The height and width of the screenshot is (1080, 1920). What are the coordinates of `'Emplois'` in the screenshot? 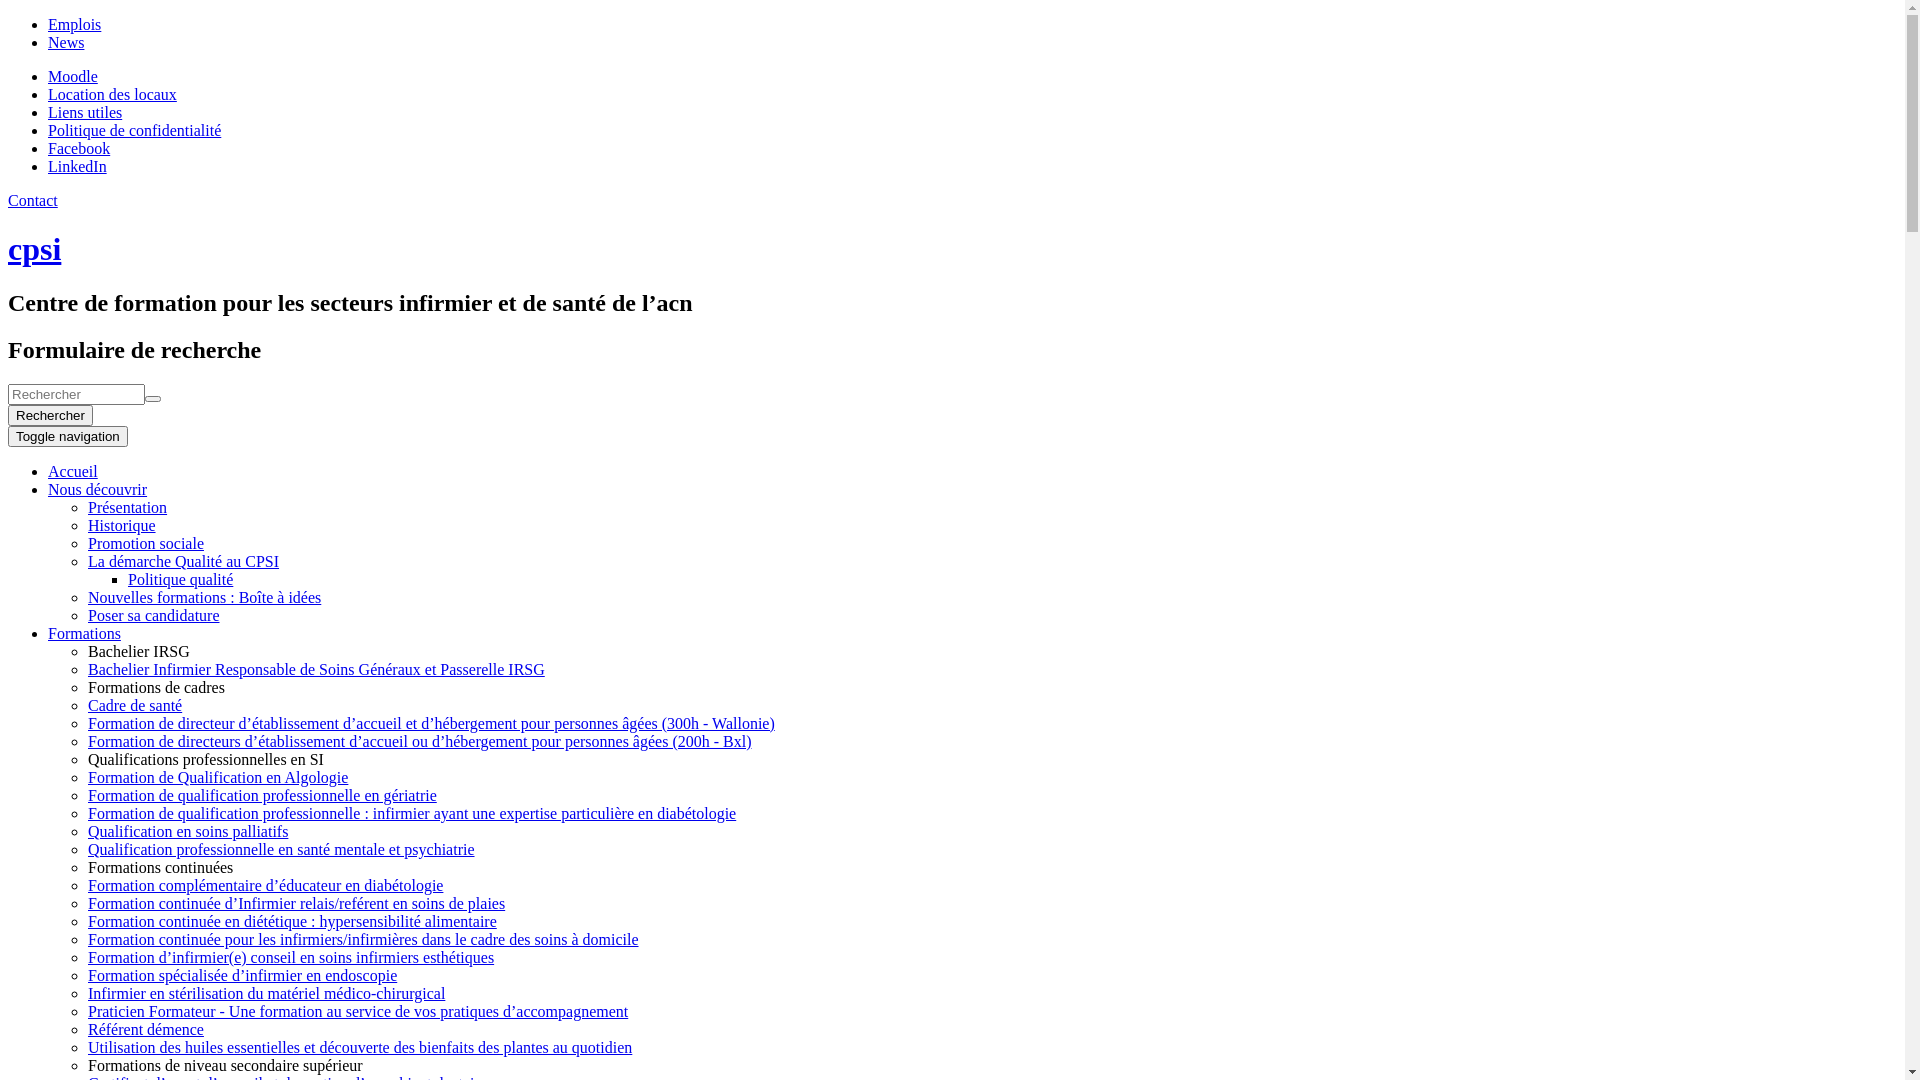 It's located at (74, 24).